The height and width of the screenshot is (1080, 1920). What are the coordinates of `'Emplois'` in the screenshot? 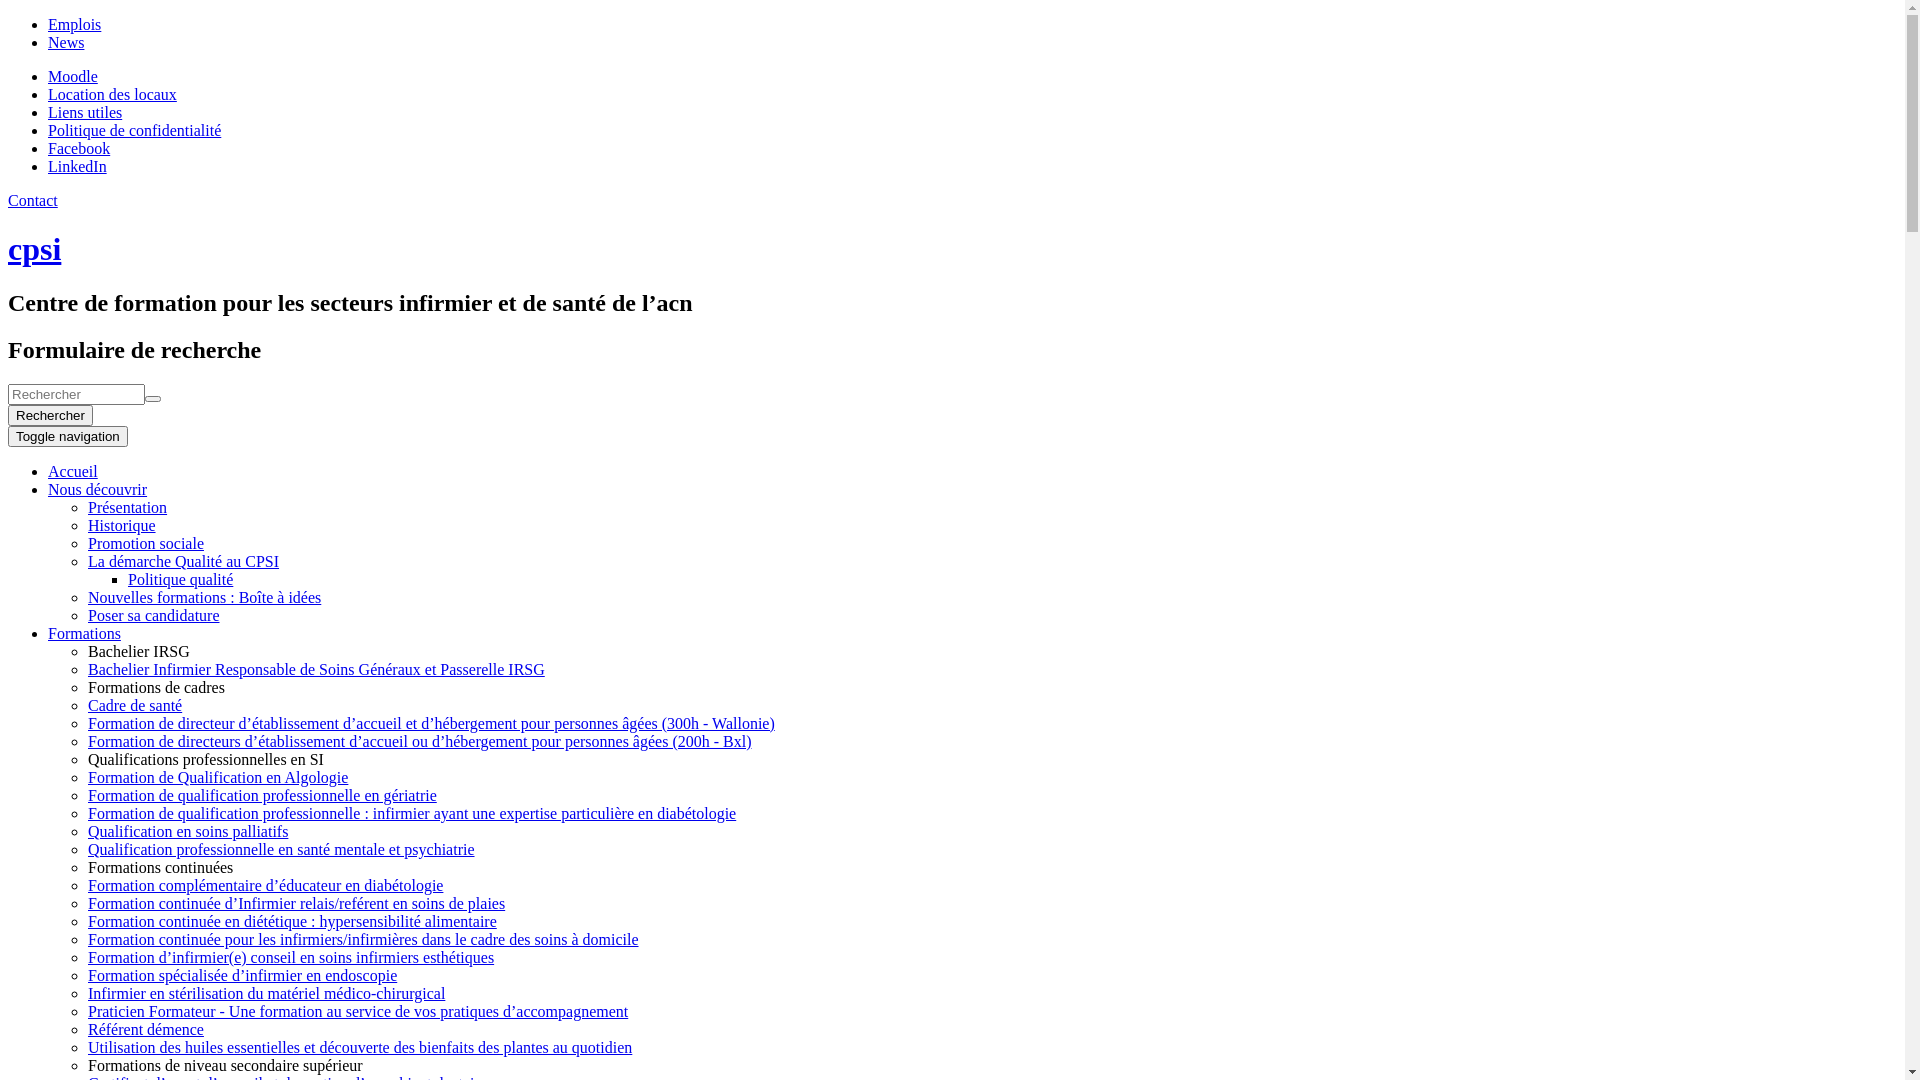 It's located at (74, 24).